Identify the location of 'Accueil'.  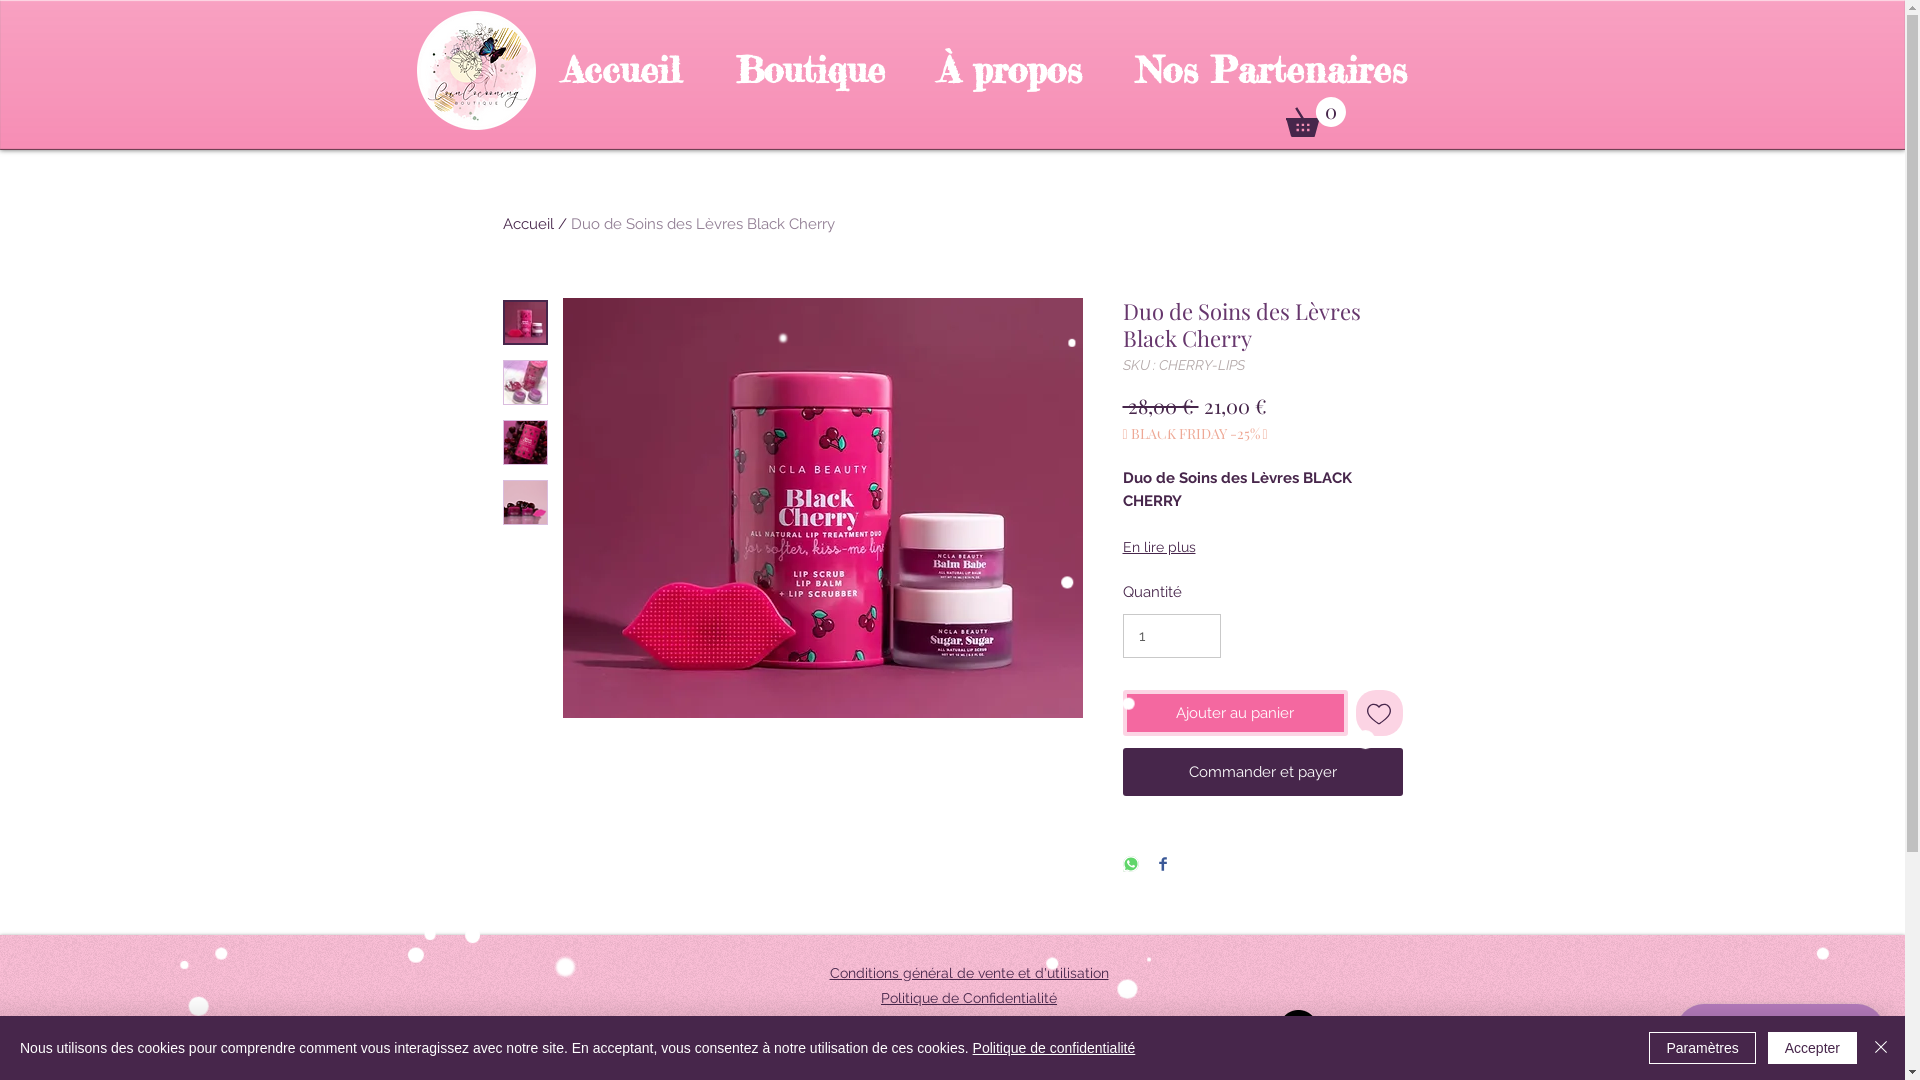
(502, 223).